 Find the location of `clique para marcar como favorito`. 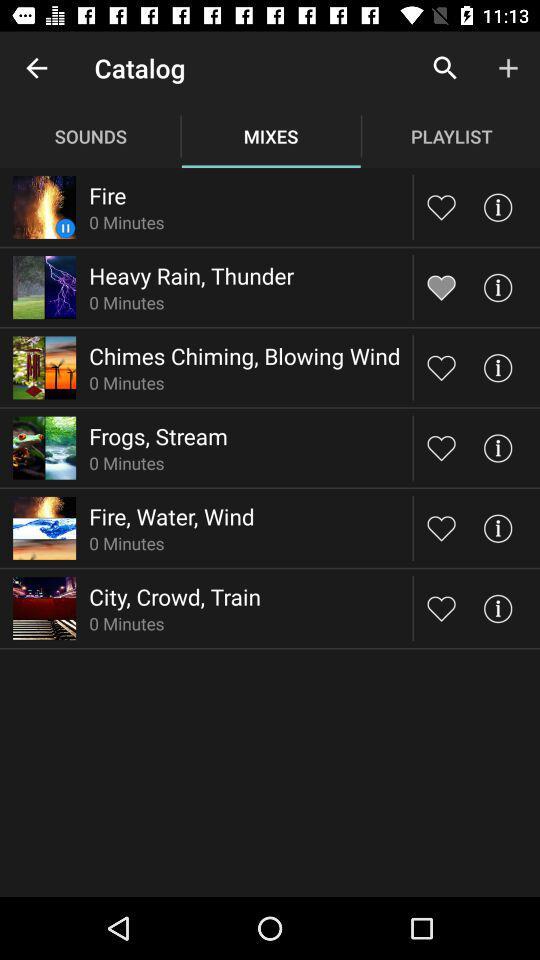

clique para marcar como favorito is located at coordinates (441, 286).